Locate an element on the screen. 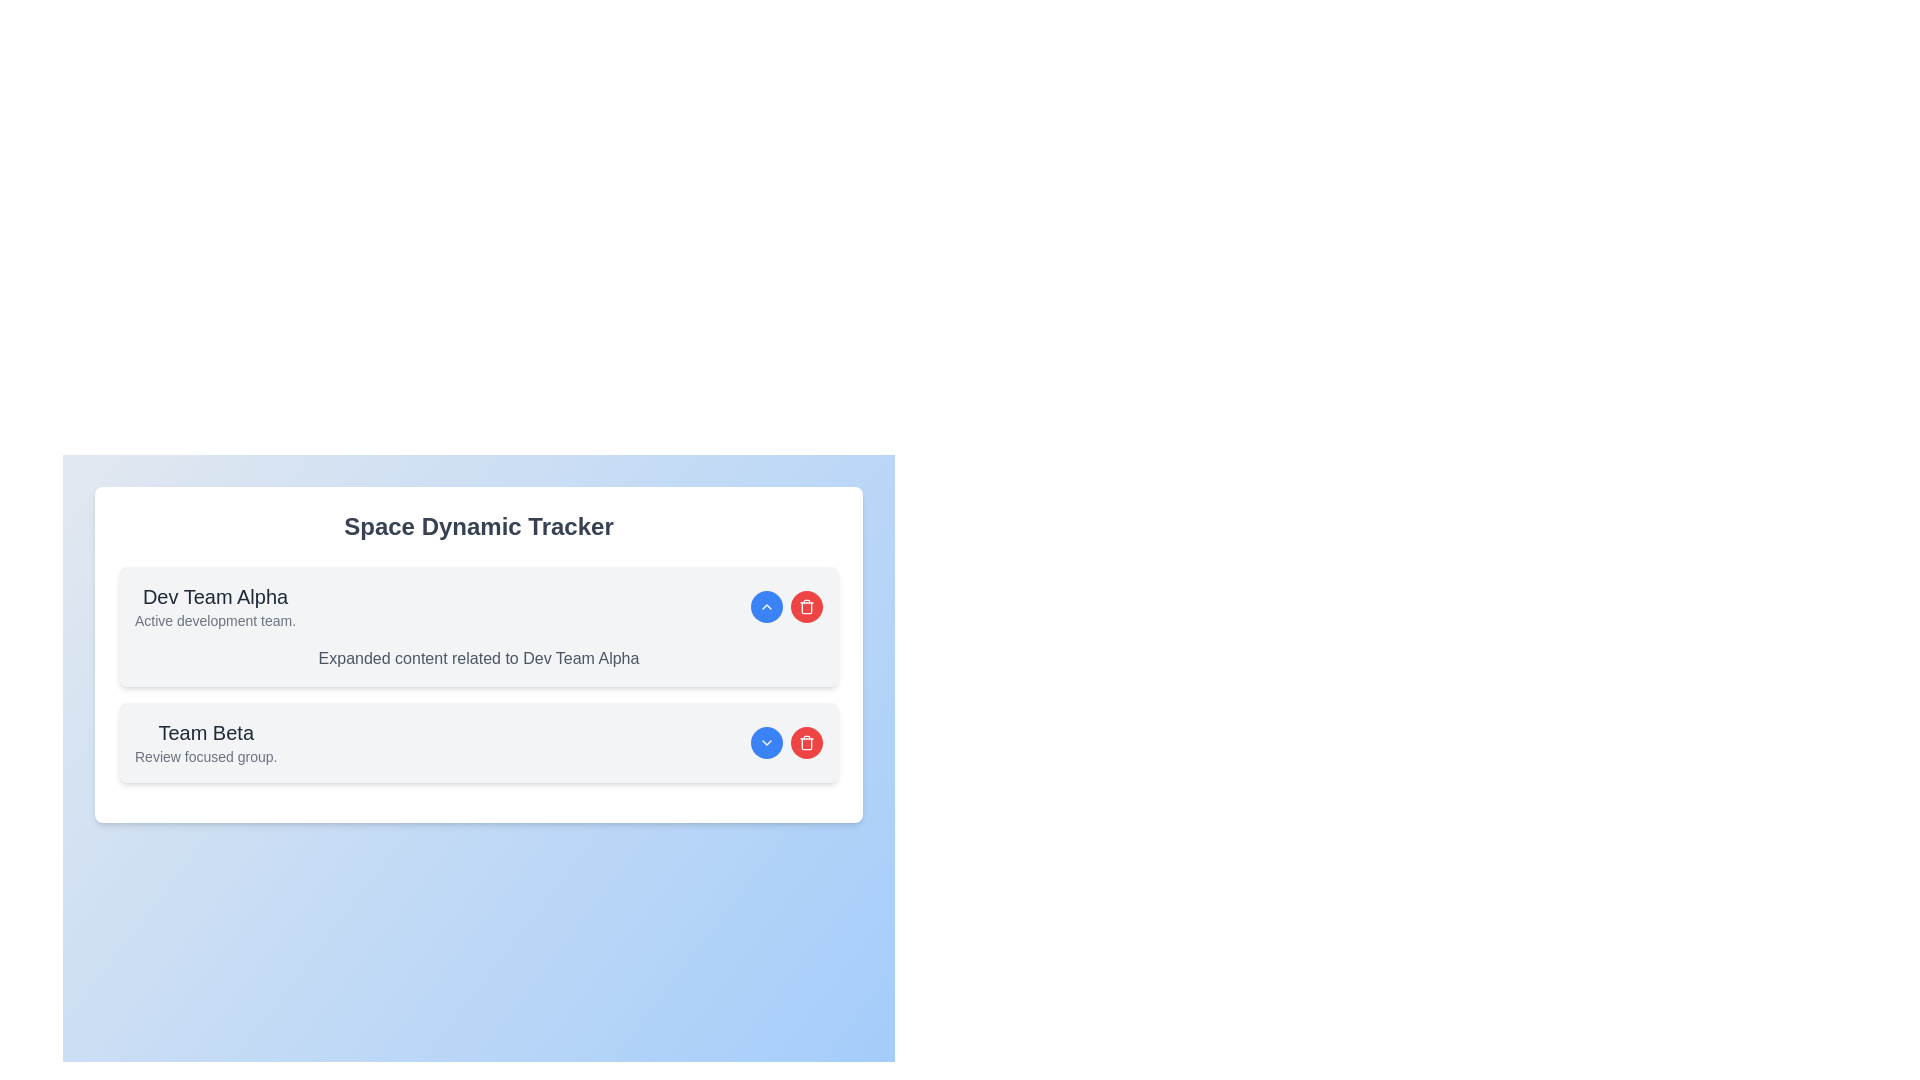 Image resolution: width=1920 pixels, height=1080 pixels. the trash icon located at the top right corner inside the card representing 'Dev Team Alpha' is located at coordinates (806, 605).